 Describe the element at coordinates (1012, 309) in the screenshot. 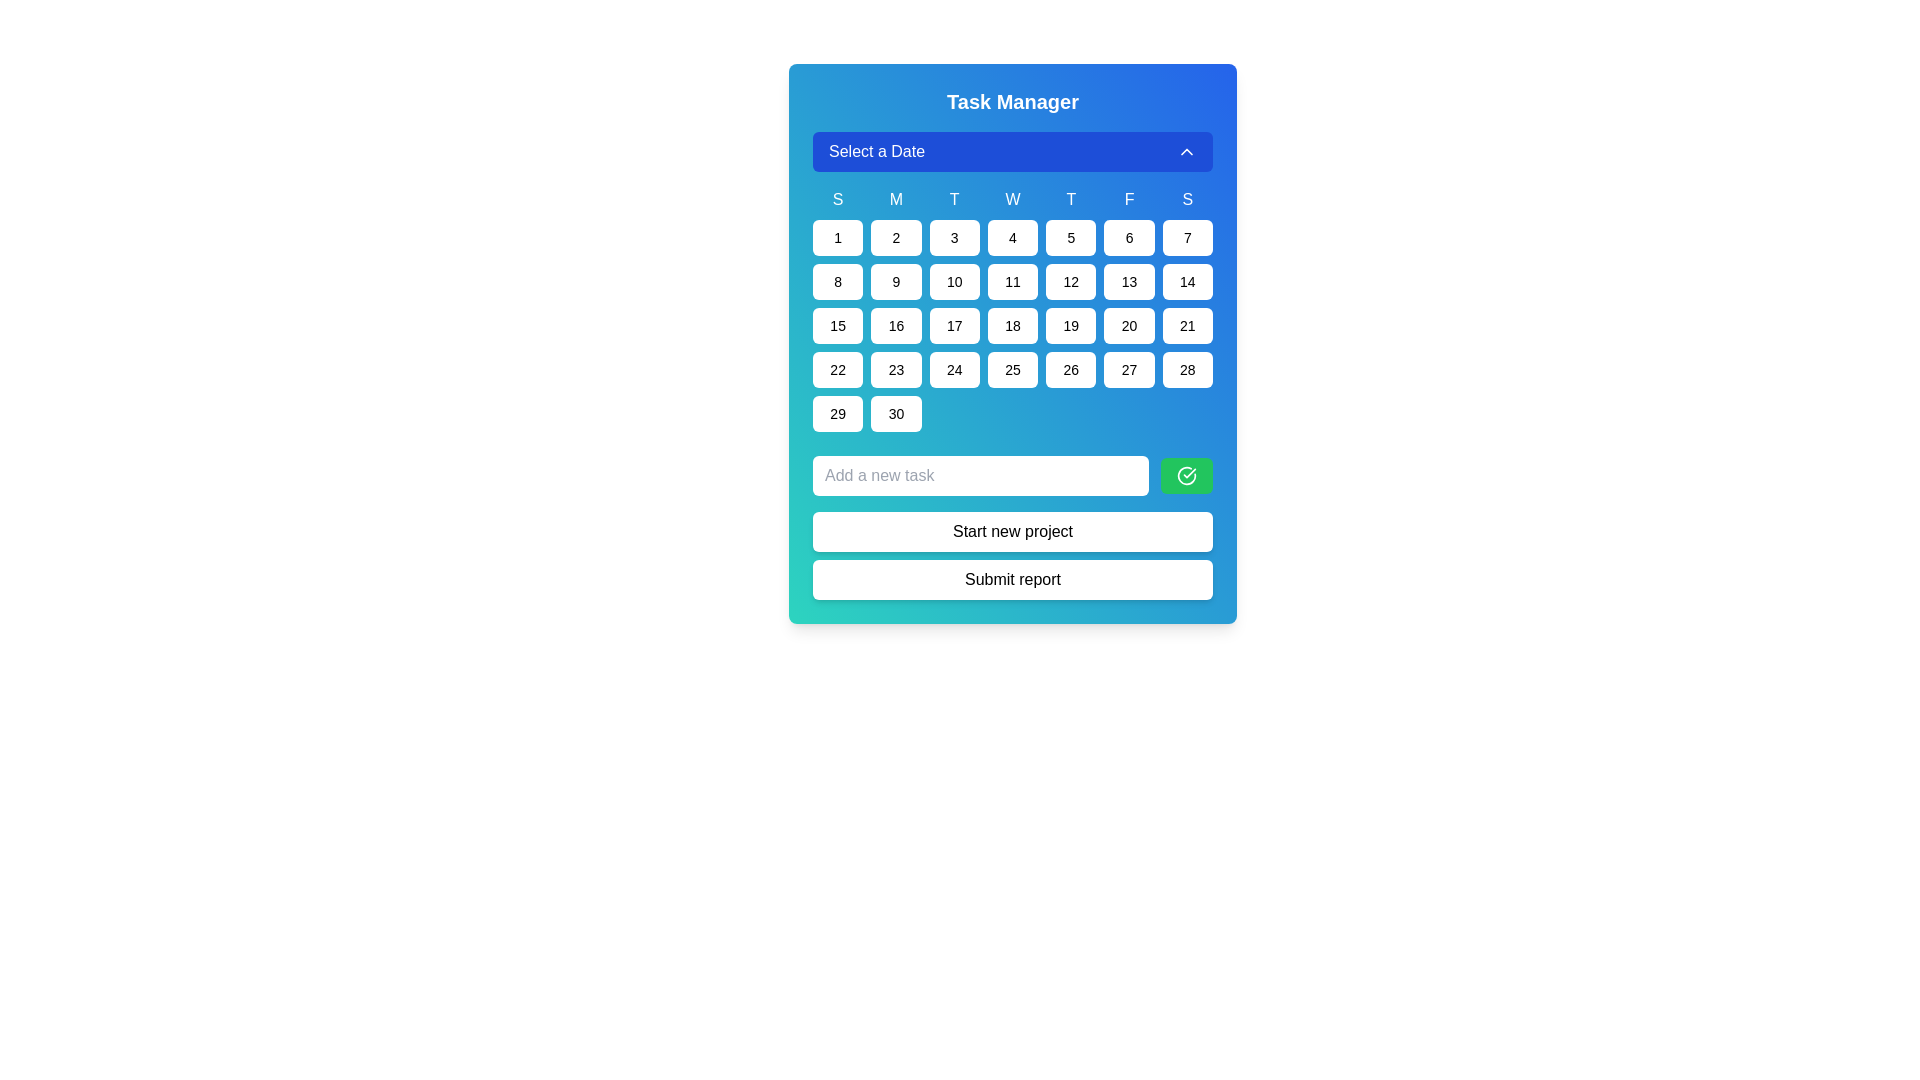

I see `the grid cell for Wednesday, the 18th day of the month in the calendar interface` at that location.